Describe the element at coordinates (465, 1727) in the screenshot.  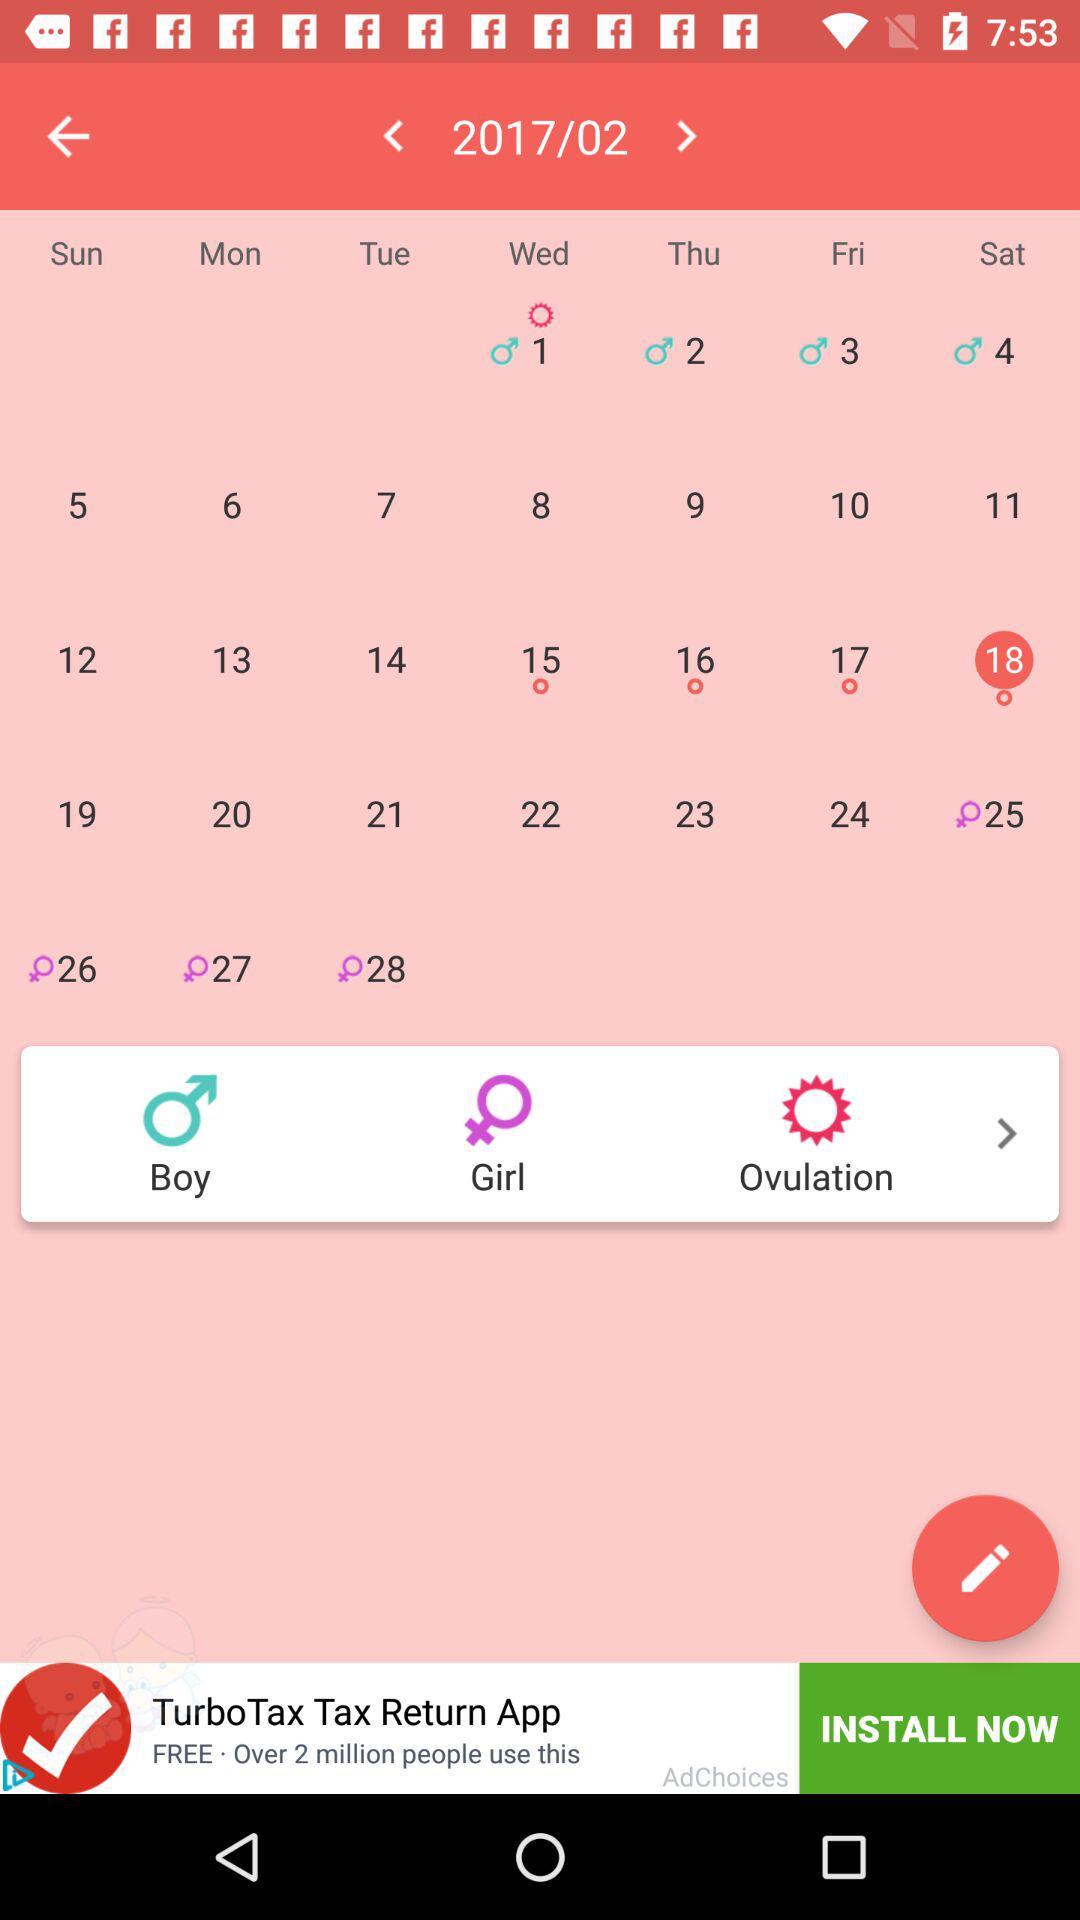
I see `the article turbo tax return app` at that location.